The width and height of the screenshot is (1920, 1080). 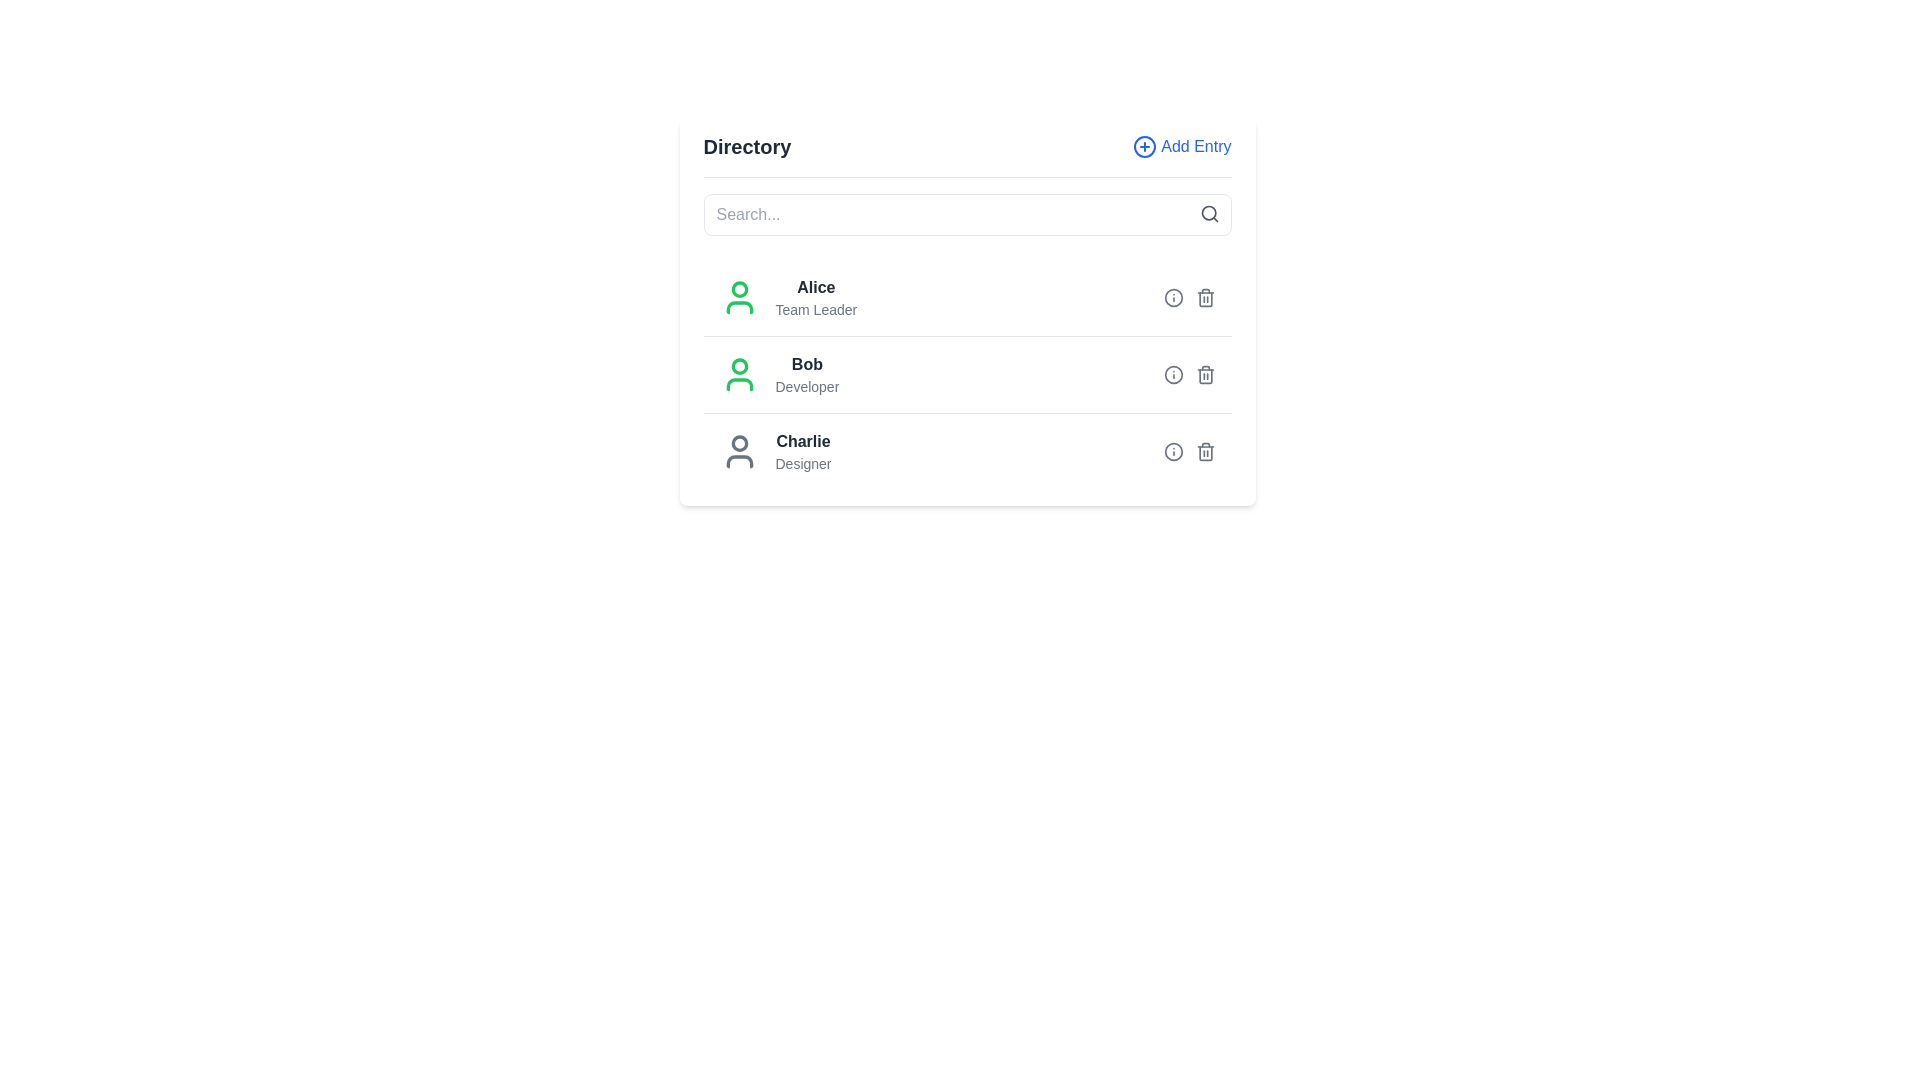 What do you see at coordinates (1173, 451) in the screenshot?
I see `the gray information circle icon button located` at bounding box center [1173, 451].